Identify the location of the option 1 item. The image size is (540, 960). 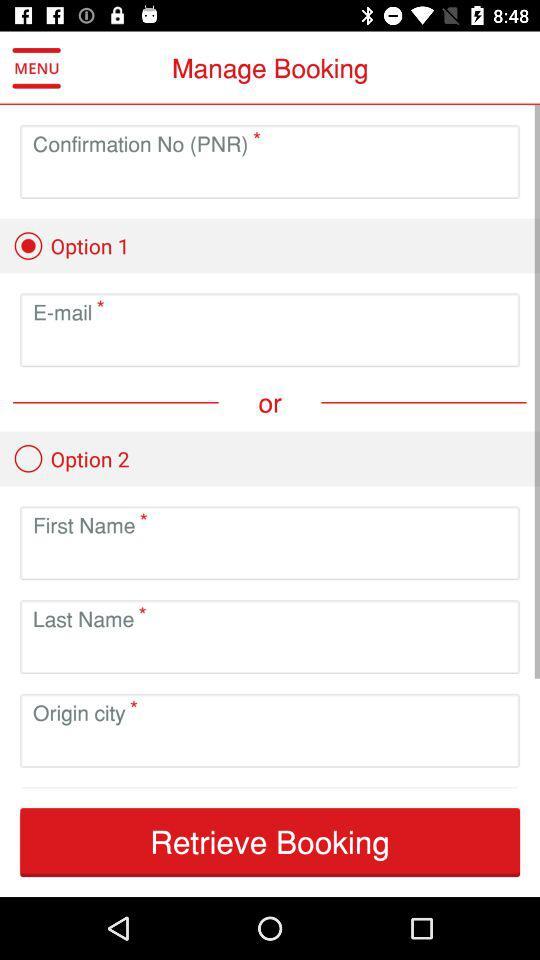
(70, 245).